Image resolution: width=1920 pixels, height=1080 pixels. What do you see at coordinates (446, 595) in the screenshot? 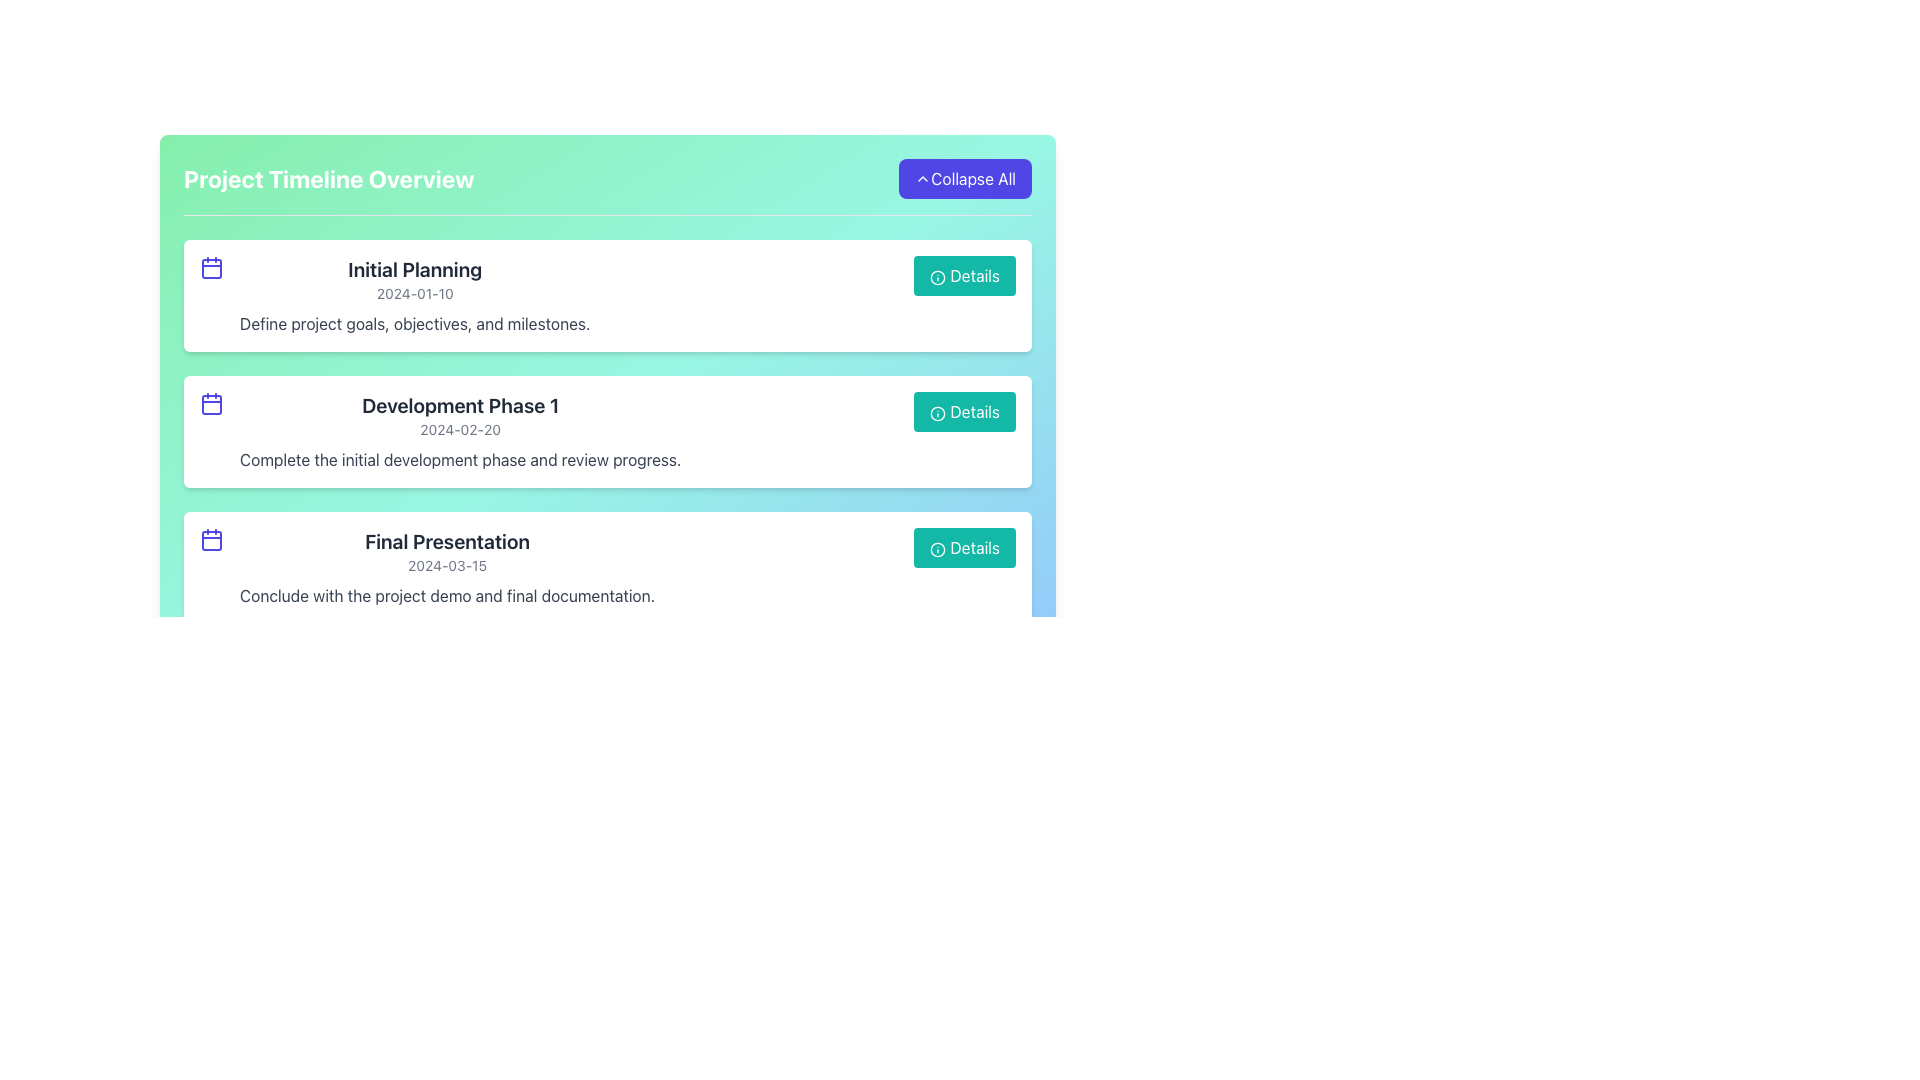
I see `the text element containing 'Conclude with the project demo and final documentation.' which is located in the 'Final Presentation' section, below the title and date` at bounding box center [446, 595].